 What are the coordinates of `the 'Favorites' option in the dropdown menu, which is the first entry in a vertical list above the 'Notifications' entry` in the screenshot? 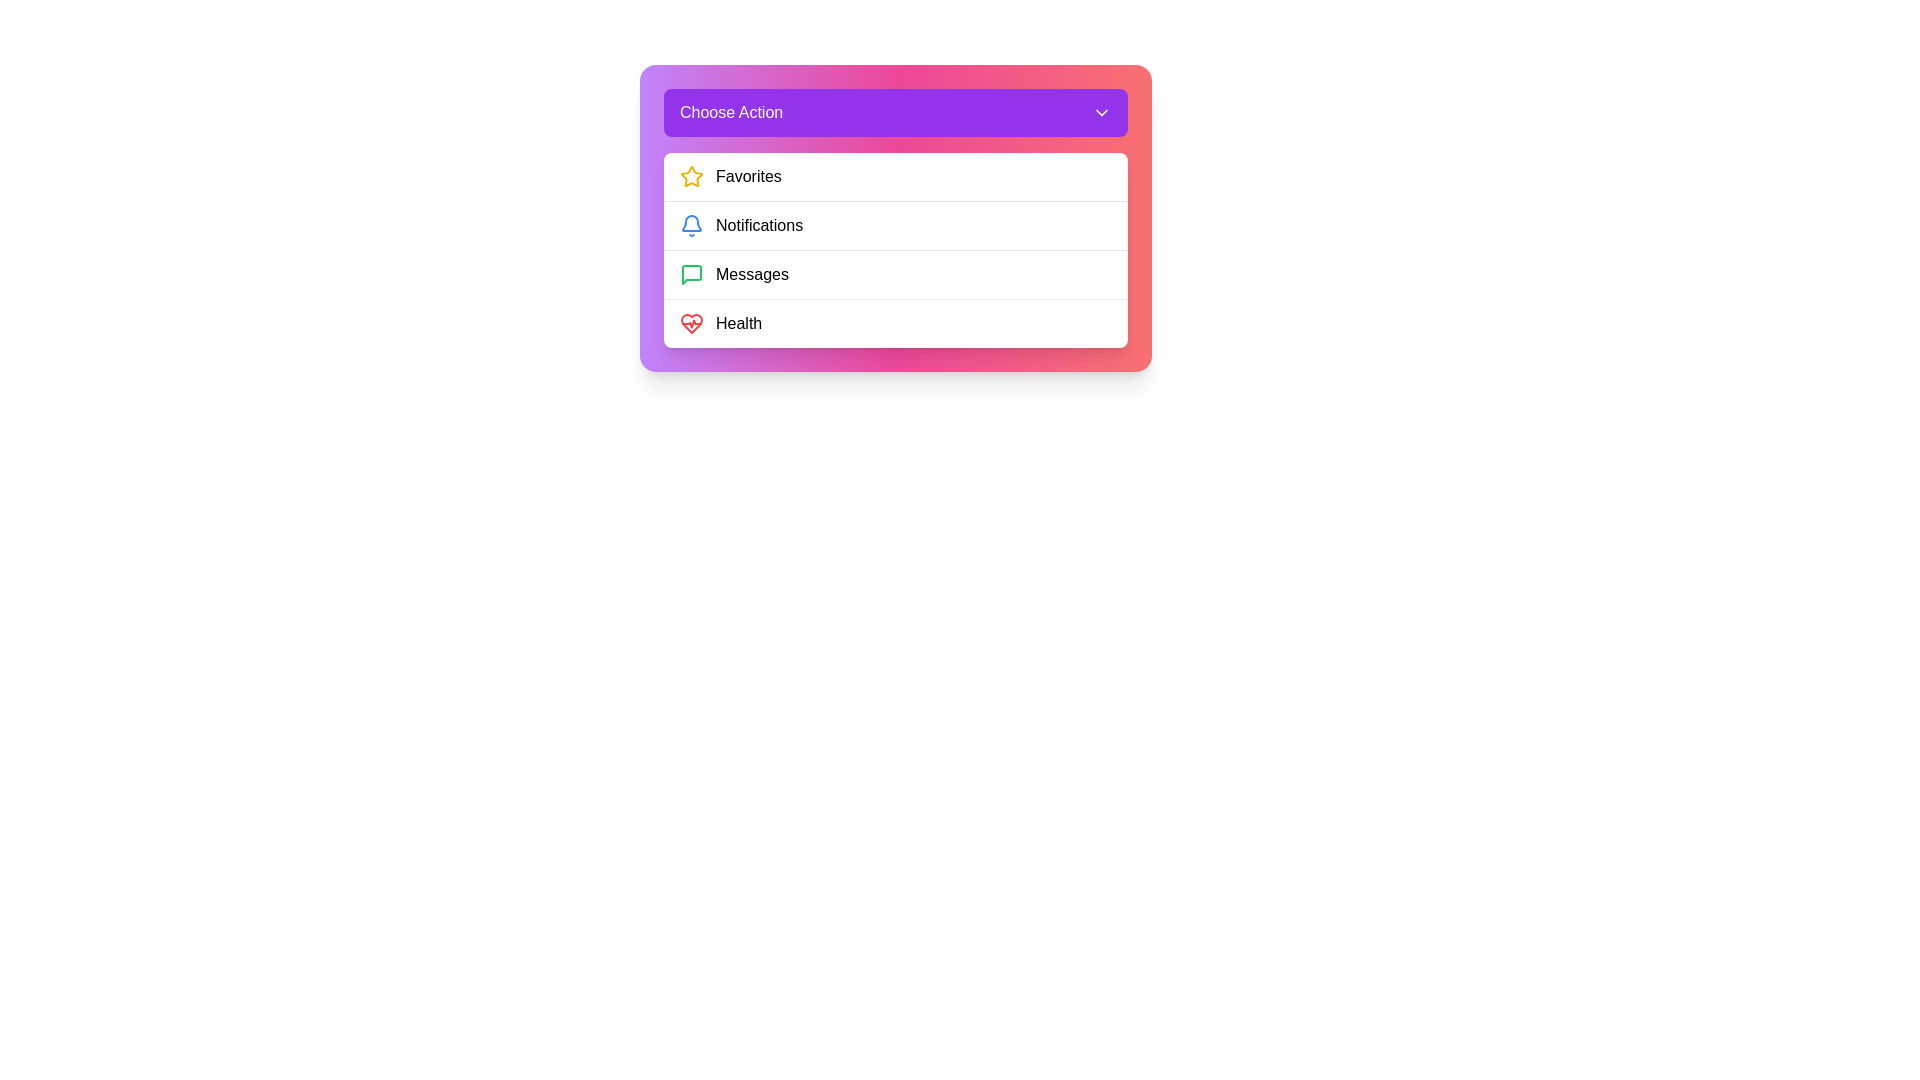 It's located at (895, 176).